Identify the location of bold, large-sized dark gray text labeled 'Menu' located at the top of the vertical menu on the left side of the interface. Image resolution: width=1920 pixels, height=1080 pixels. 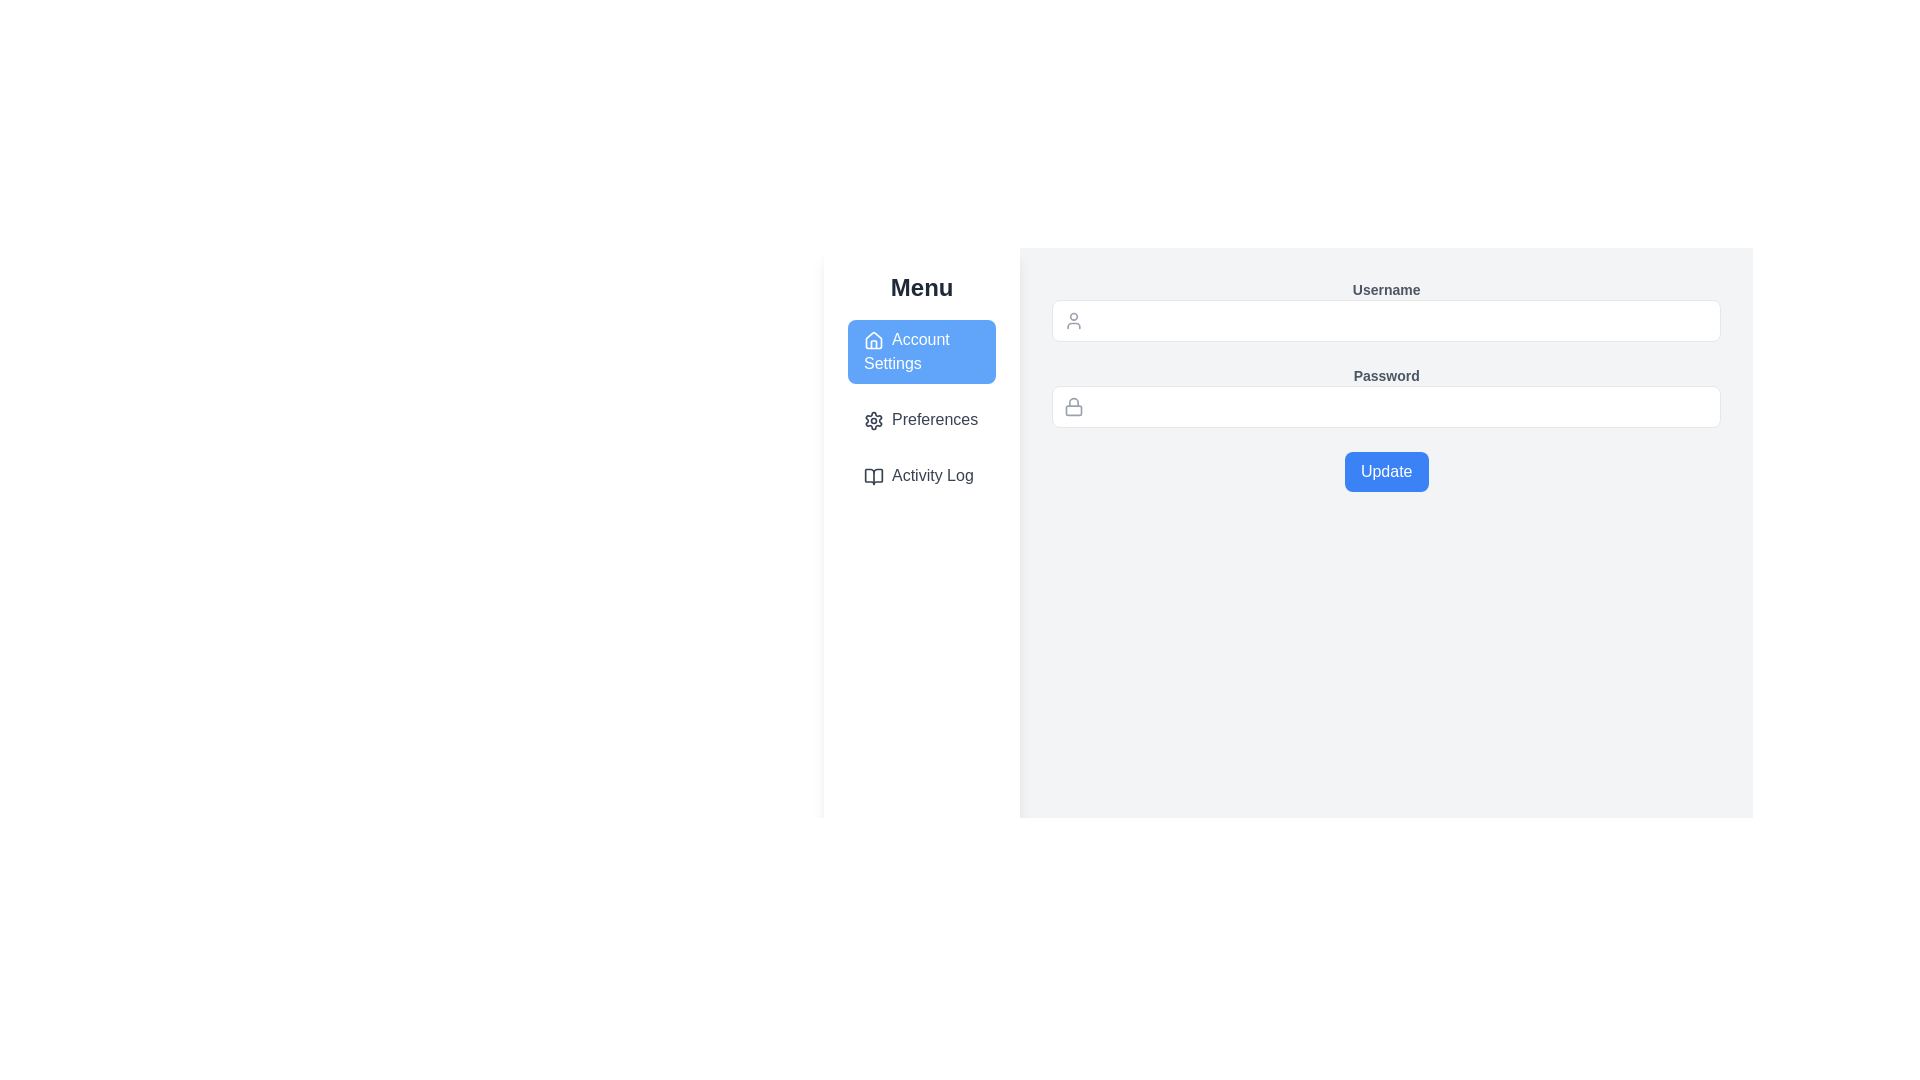
(921, 288).